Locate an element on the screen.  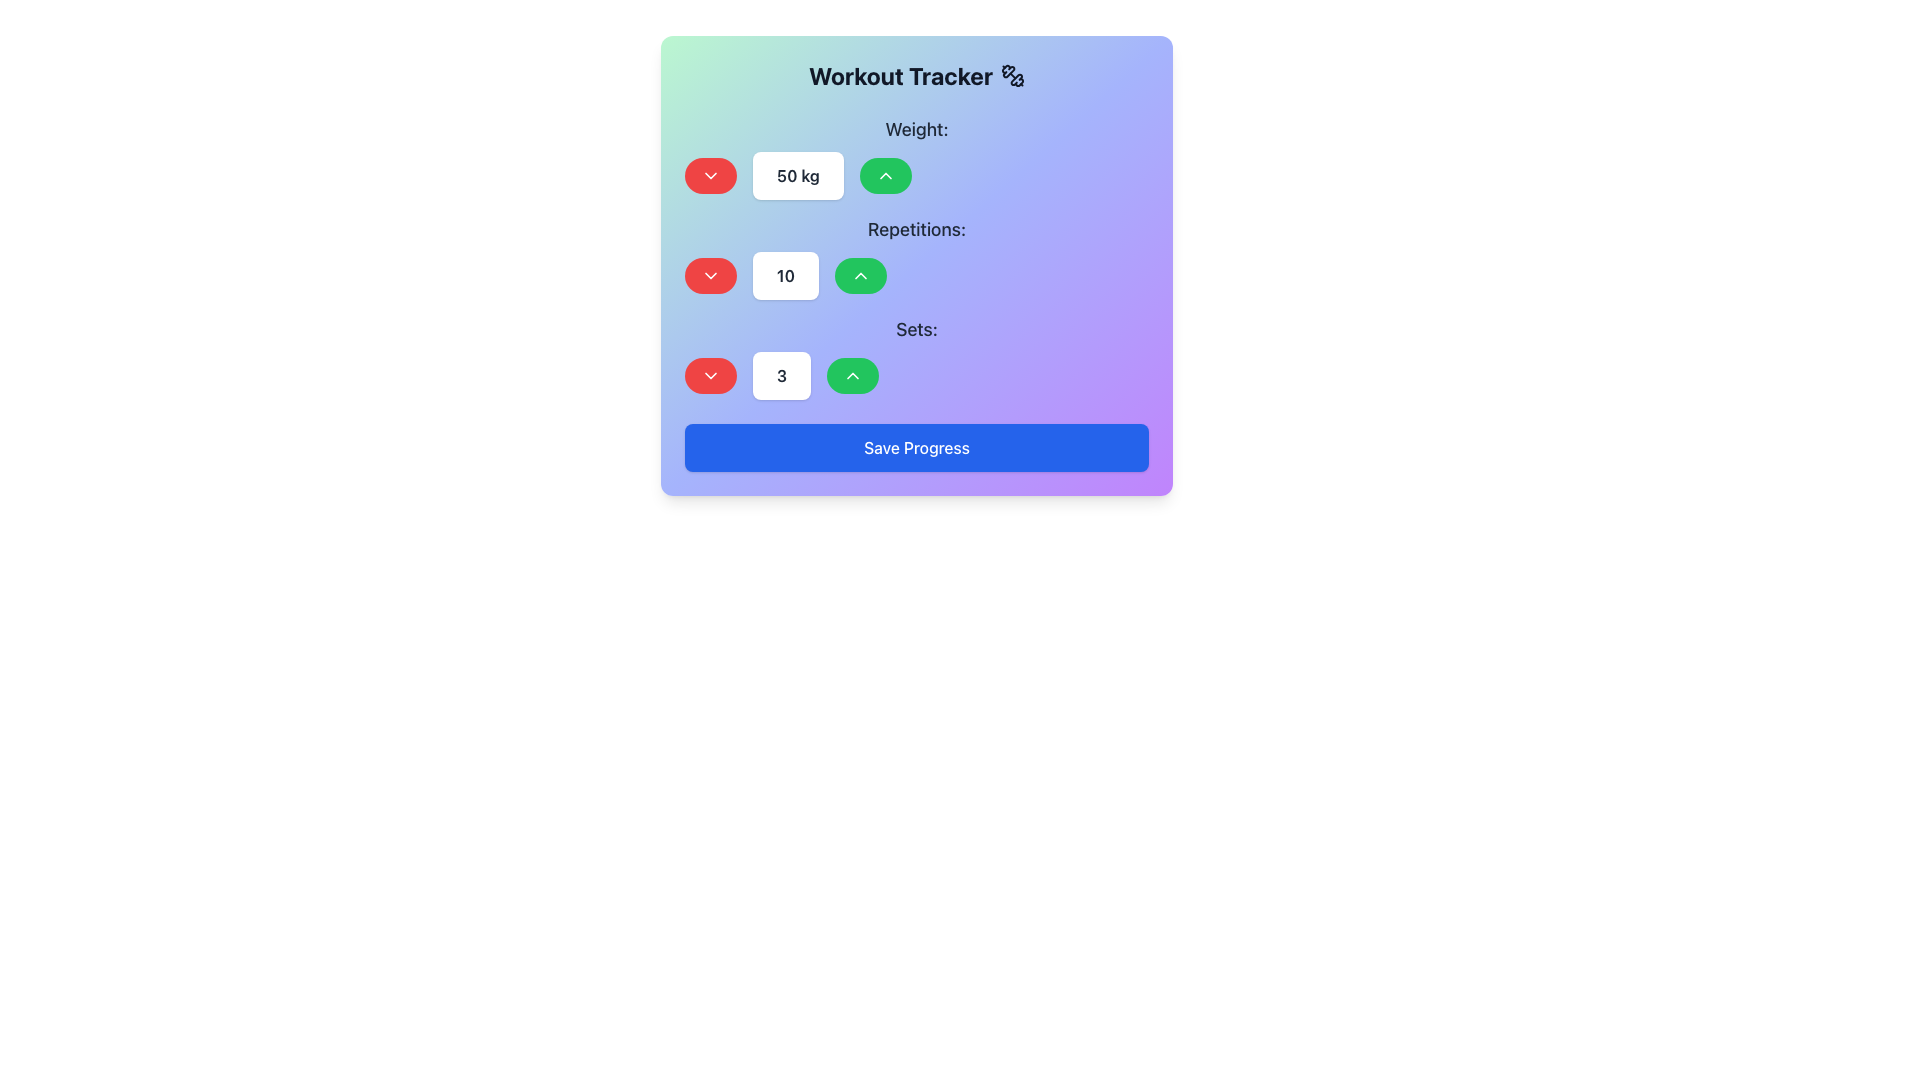
the rectangular button with a blue background and white text reading 'Save Progress' to observe hover effects is located at coordinates (915, 446).